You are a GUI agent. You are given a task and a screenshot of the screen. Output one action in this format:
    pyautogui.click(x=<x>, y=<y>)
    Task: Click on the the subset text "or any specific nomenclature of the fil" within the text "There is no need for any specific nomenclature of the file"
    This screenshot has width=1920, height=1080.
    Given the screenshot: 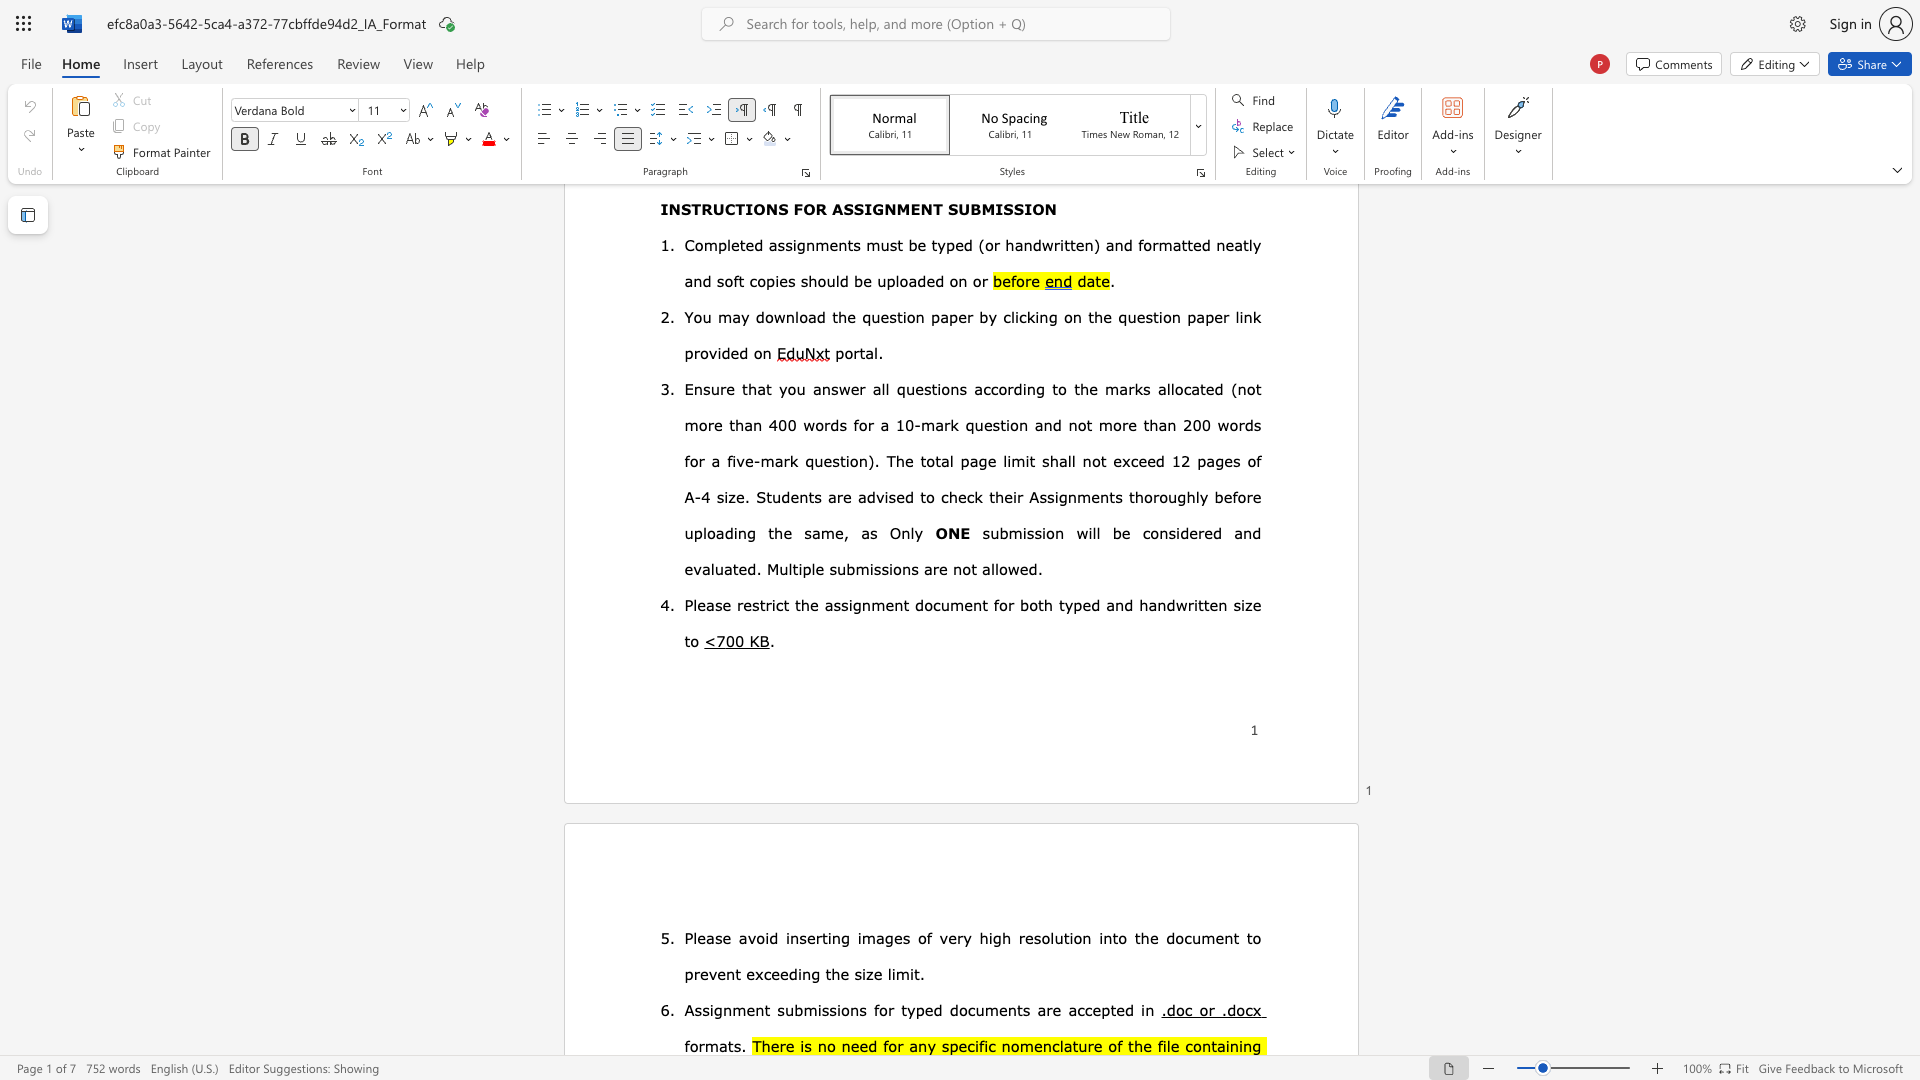 What is the action you would take?
    pyautogui.click(x=887, y=1044)
    